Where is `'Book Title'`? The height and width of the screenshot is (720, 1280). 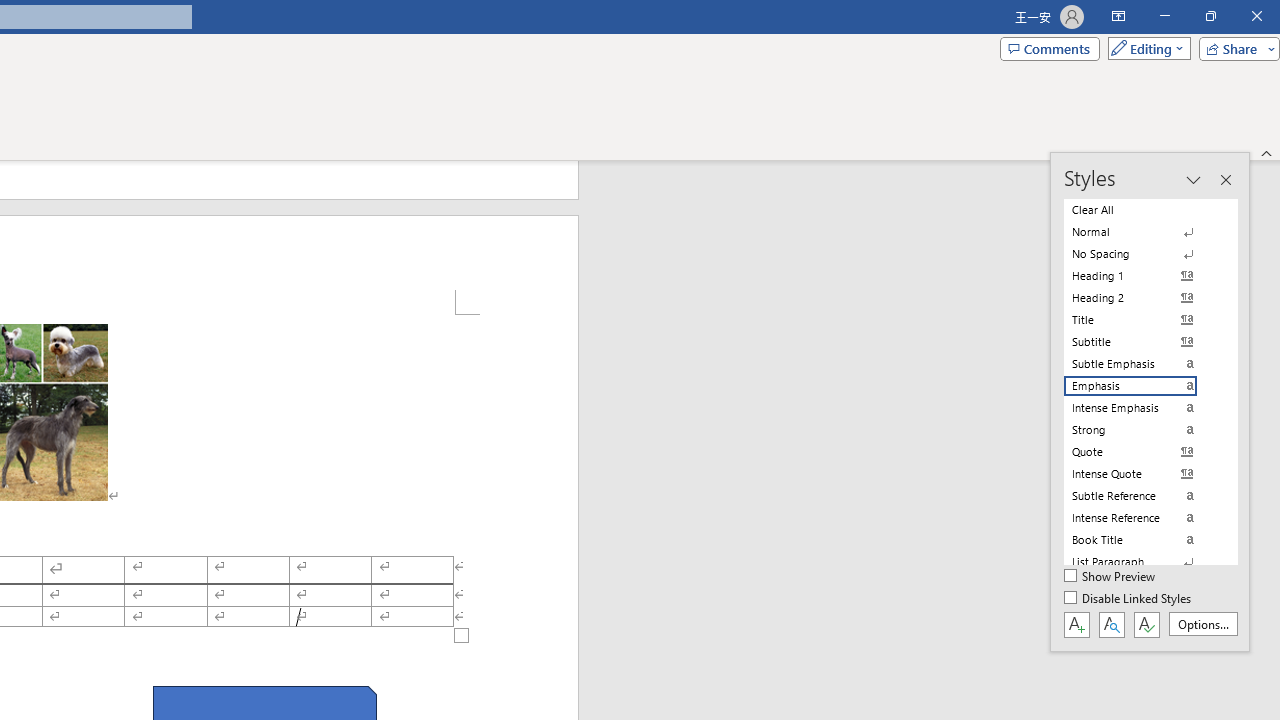
'Book Title' is located at coordinates (1142, 540).